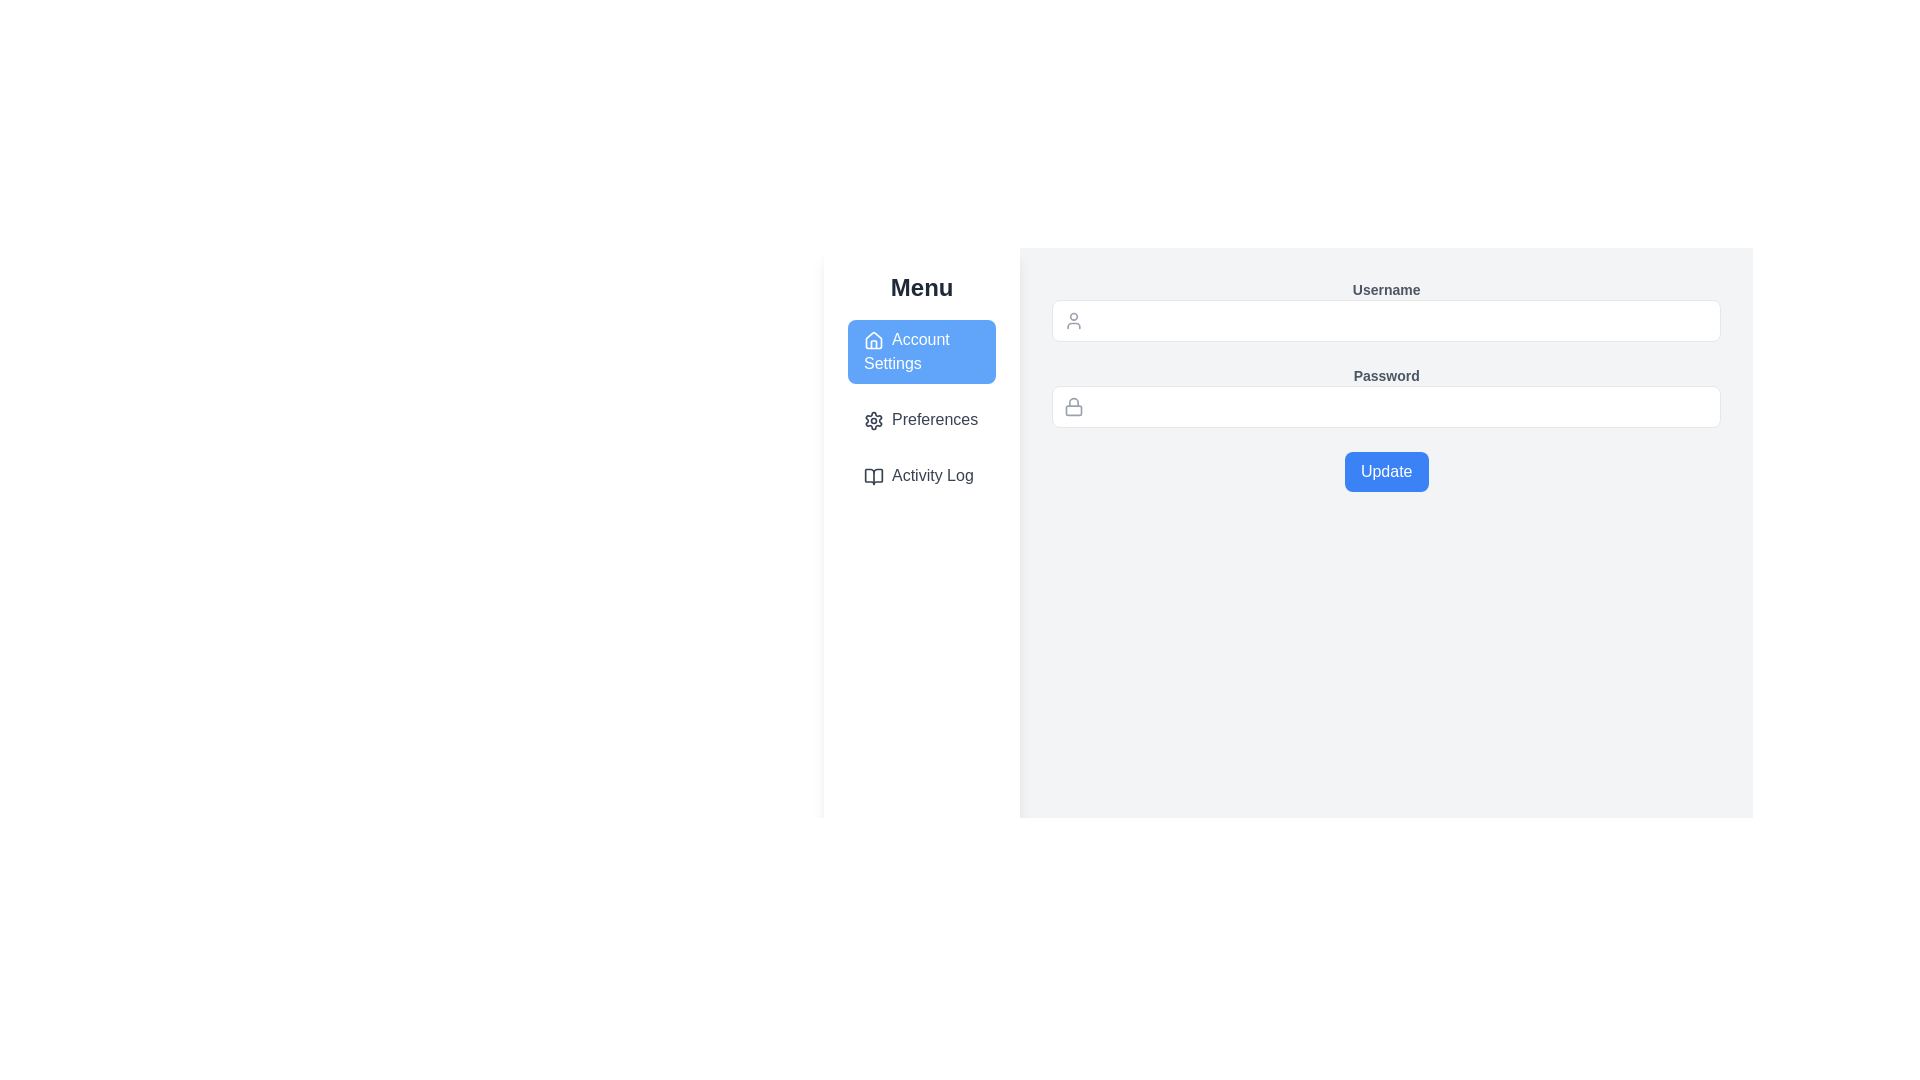  What do you see at coordinates (921, 419) in the screenshot?
I see `the 'Preferences' menu item, which features a gear icon and is the second option in the vertical menu list` at bounding box center [921, 419].